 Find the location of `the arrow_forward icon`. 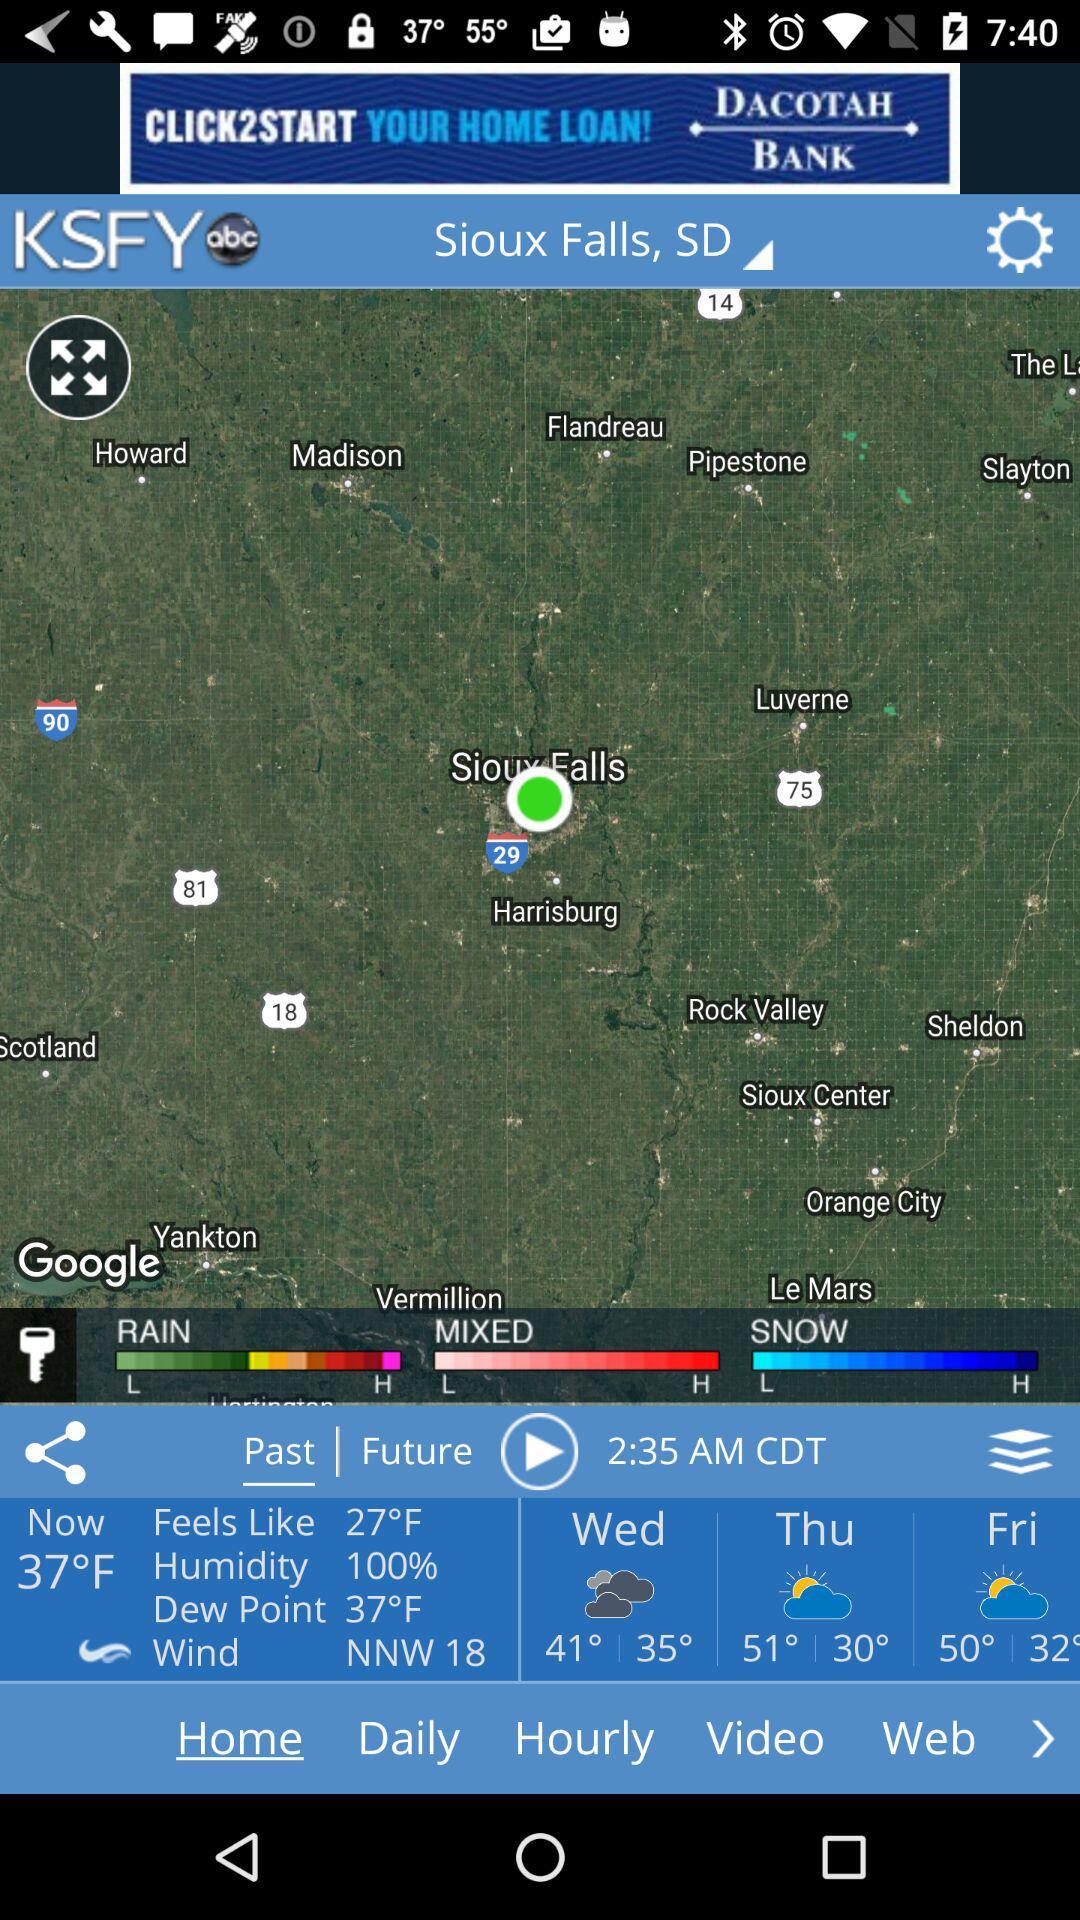

the arrow_forward icon is located at coordinates (1042, 1737).